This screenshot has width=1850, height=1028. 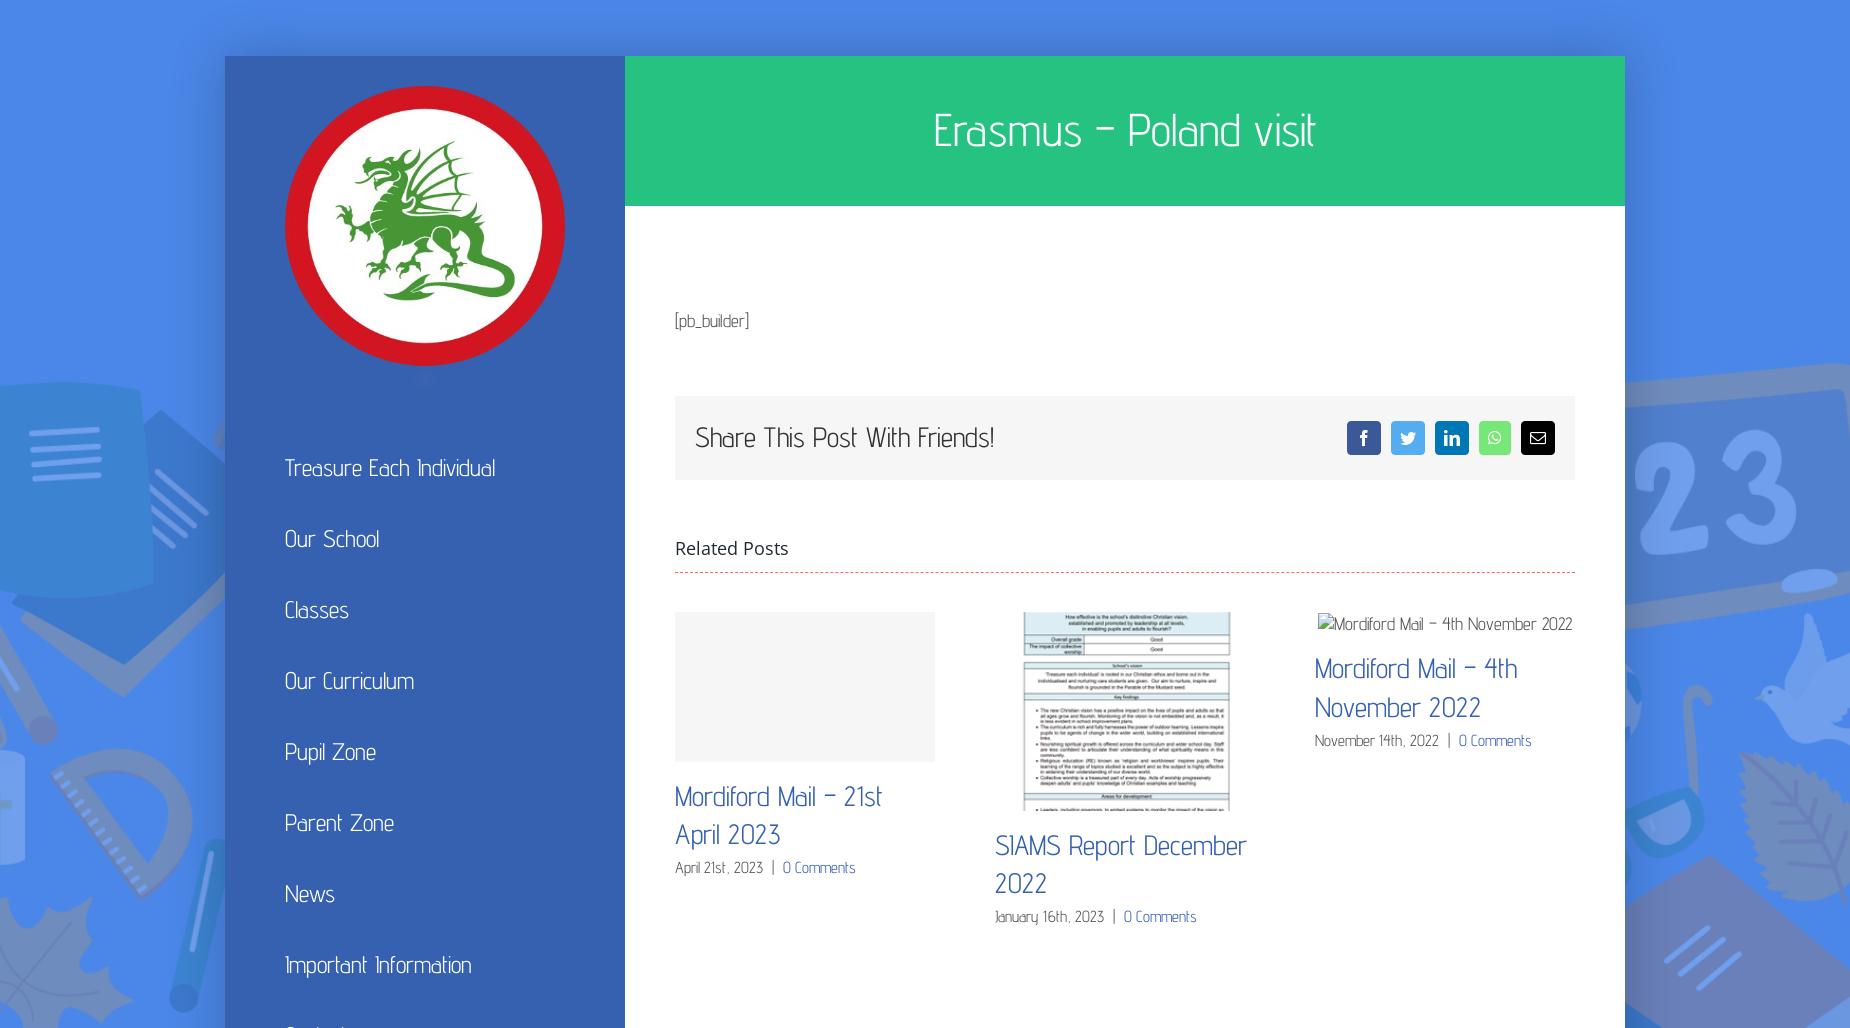 I want to click on 'Maths', so click(x=1017, y=844).